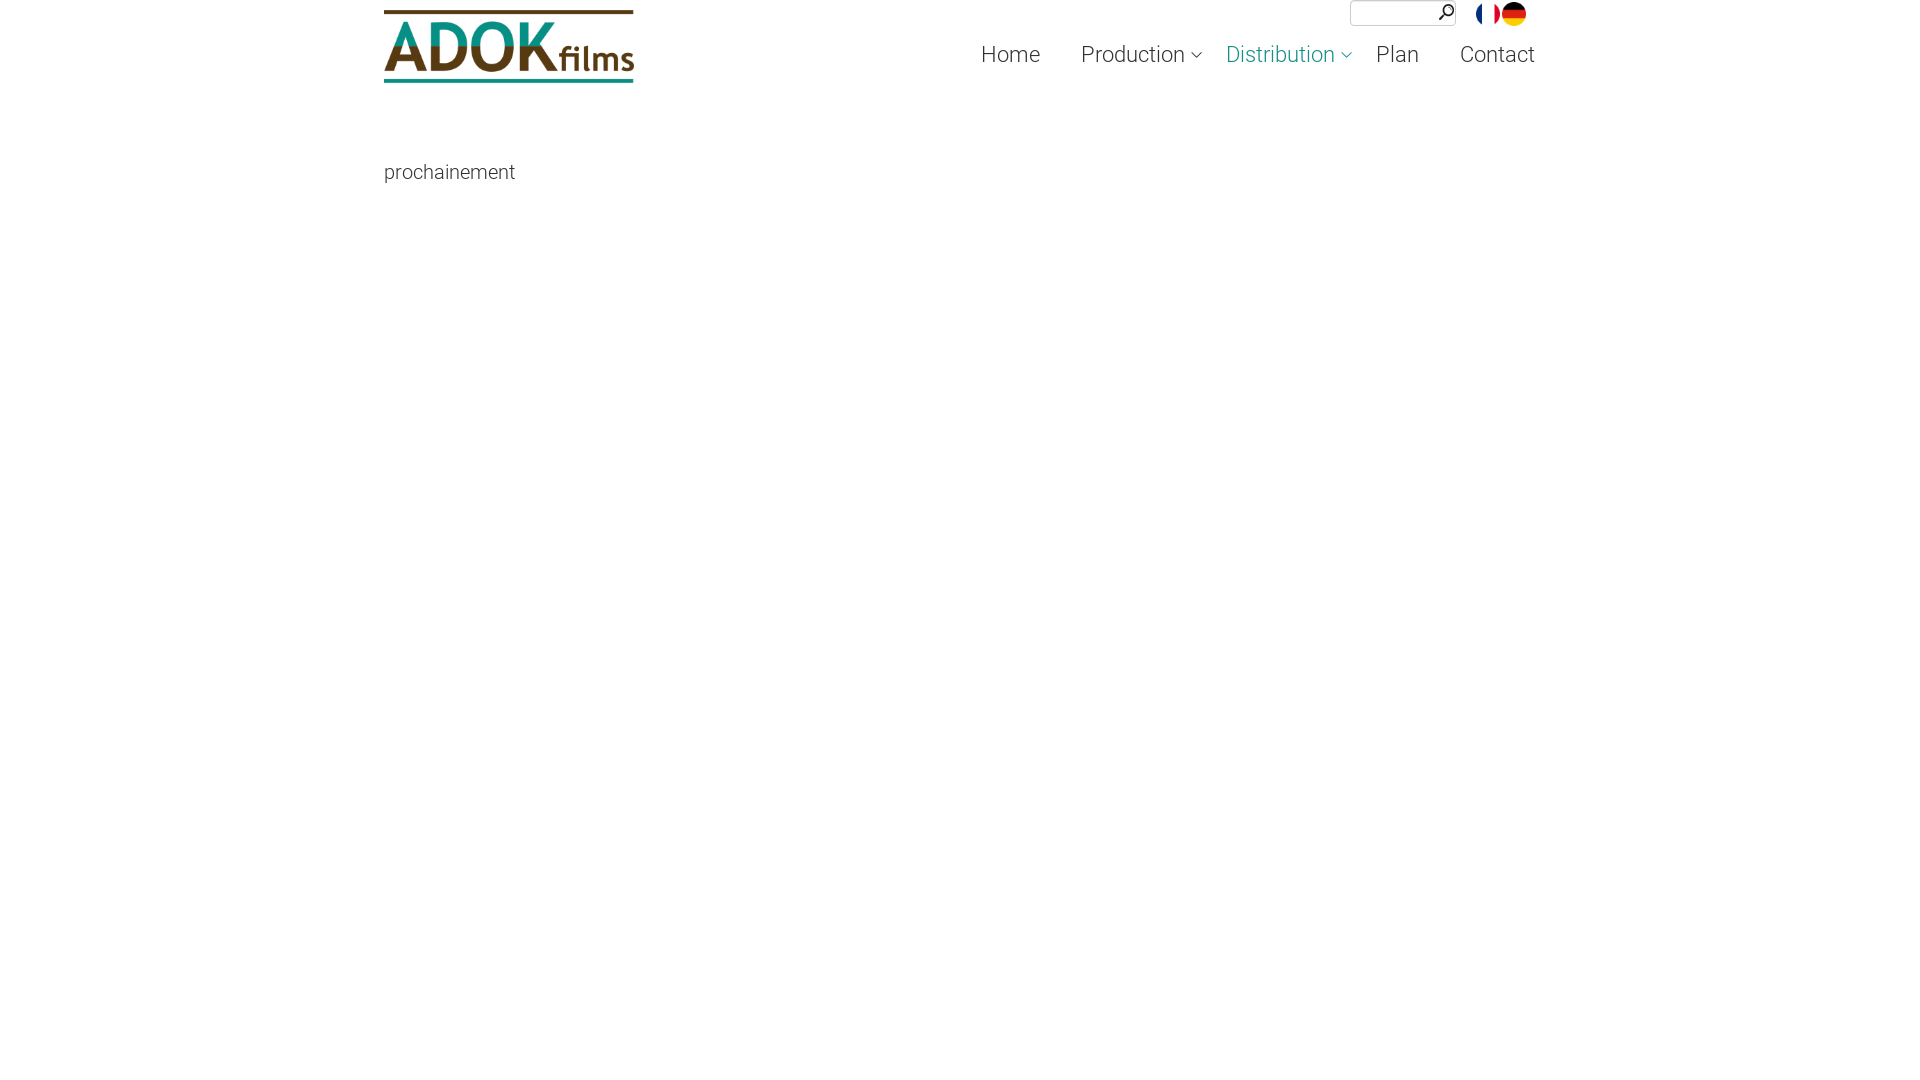  I want to click on 'Plan', so click(1396, 53).